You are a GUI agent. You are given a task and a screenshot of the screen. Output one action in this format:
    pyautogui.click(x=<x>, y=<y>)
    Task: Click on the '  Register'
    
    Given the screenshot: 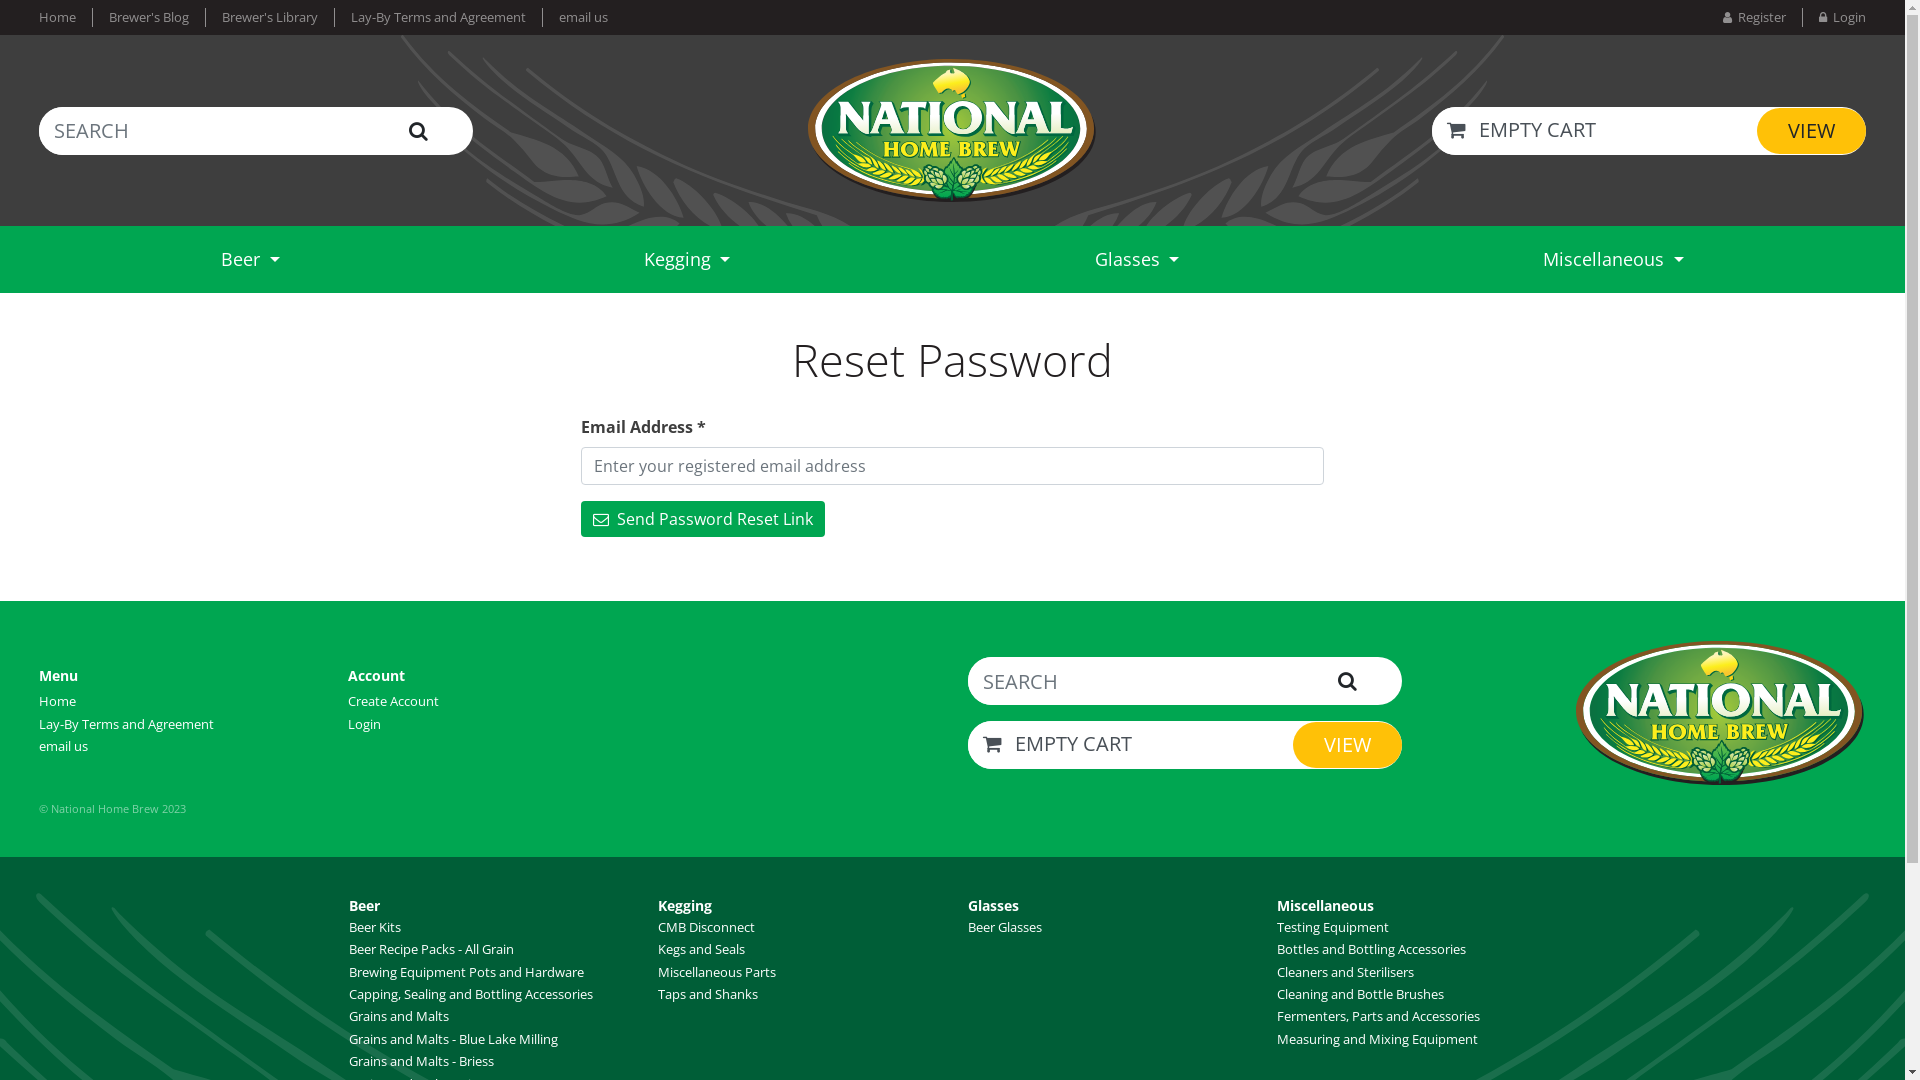 What is the action you would take?
    pyautogui.click(x=1762, y=17)
    